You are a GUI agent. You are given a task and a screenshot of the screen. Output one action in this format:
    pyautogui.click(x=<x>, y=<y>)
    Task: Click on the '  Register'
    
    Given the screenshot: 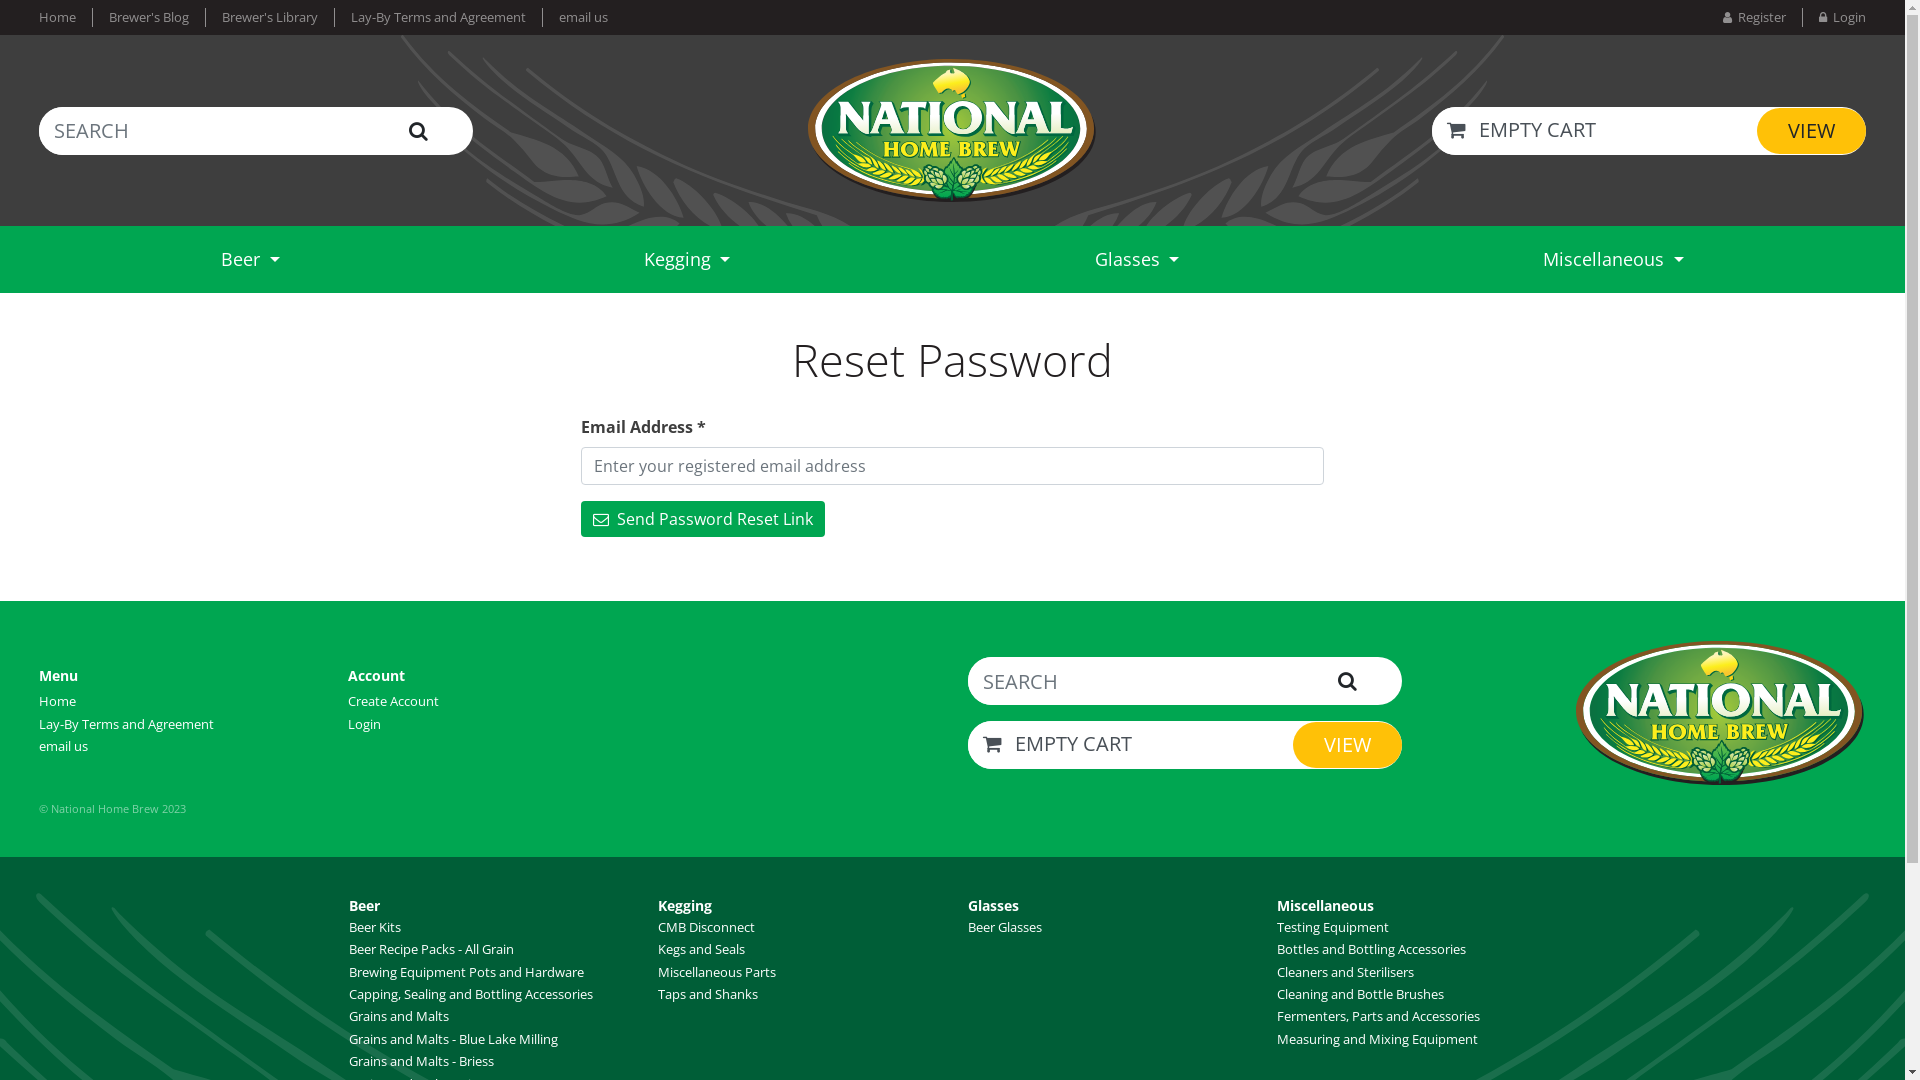 What is the action you would take?
    pyautogui.click(x=1762, y=17)
    